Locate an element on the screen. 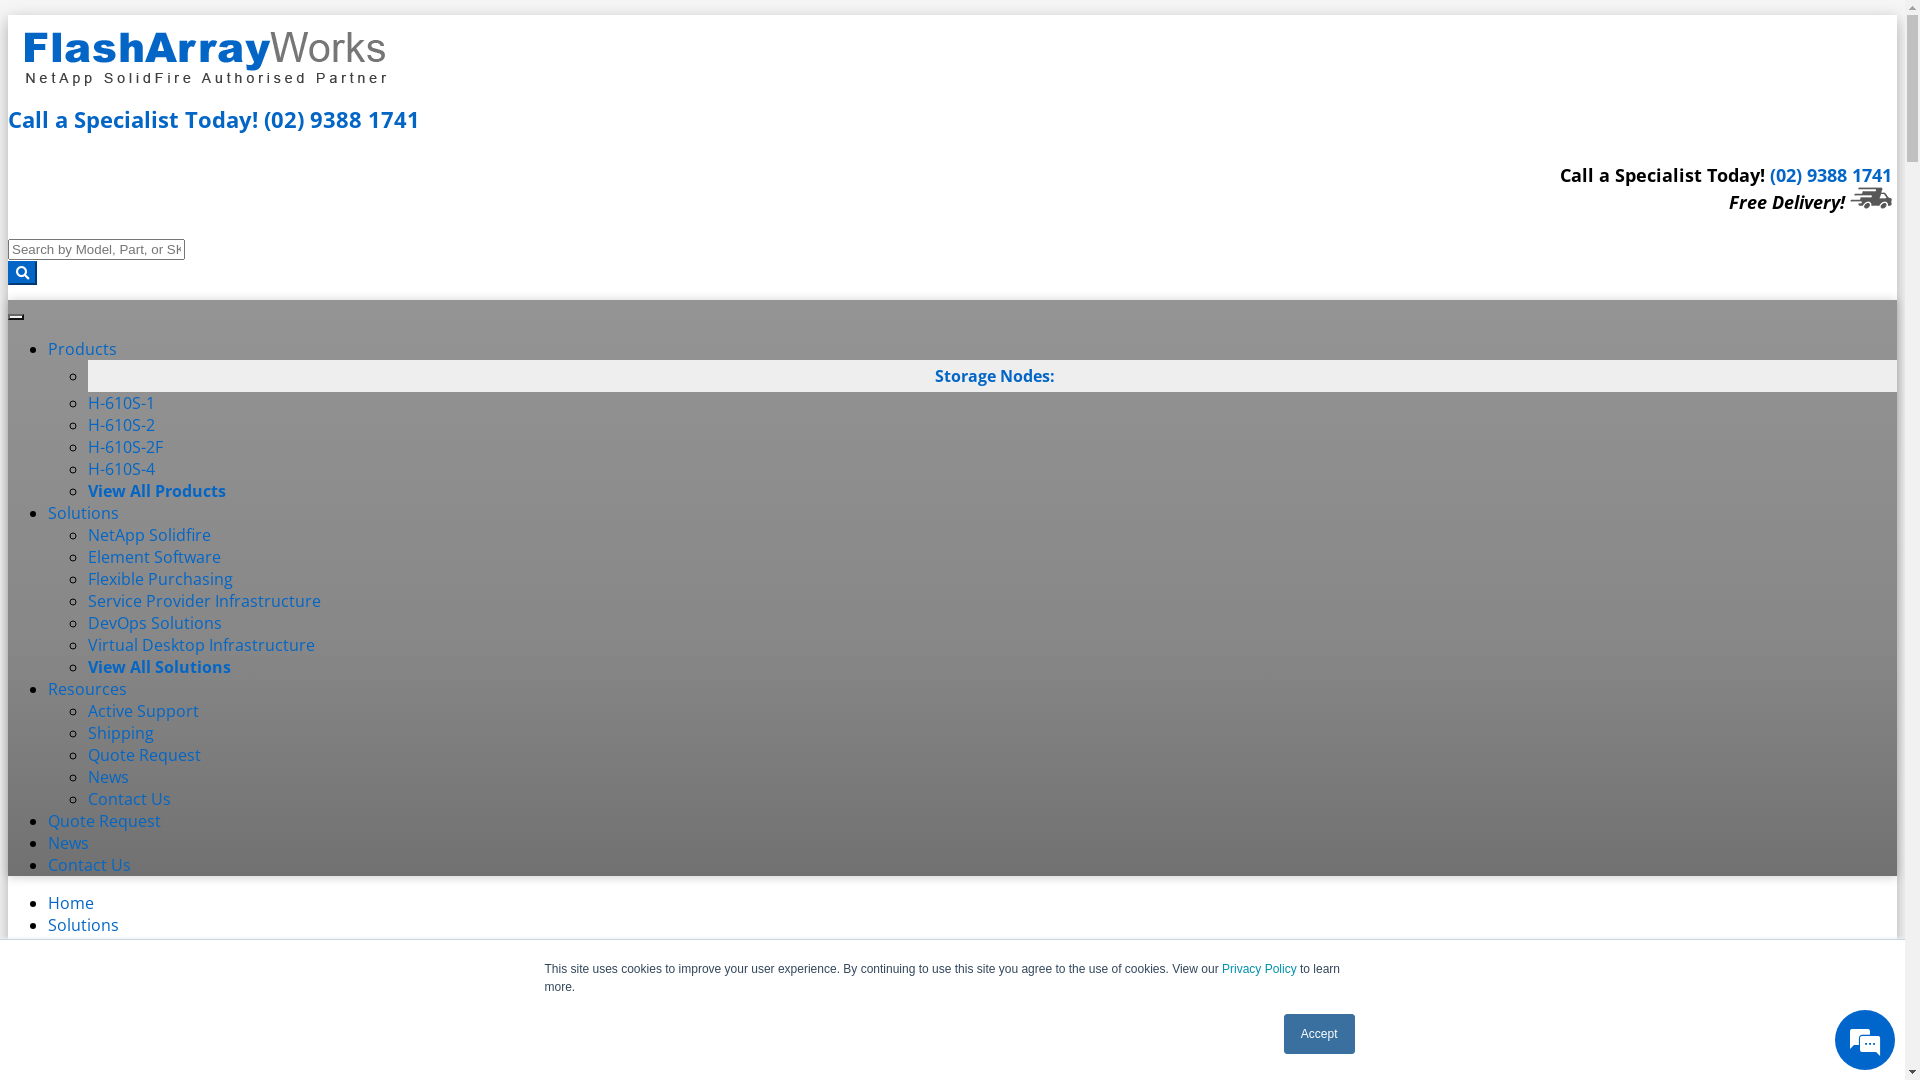 This screenshot has width=1920, height=1080. 'Flexible Purchasing' is located at coordinates (160, 578).